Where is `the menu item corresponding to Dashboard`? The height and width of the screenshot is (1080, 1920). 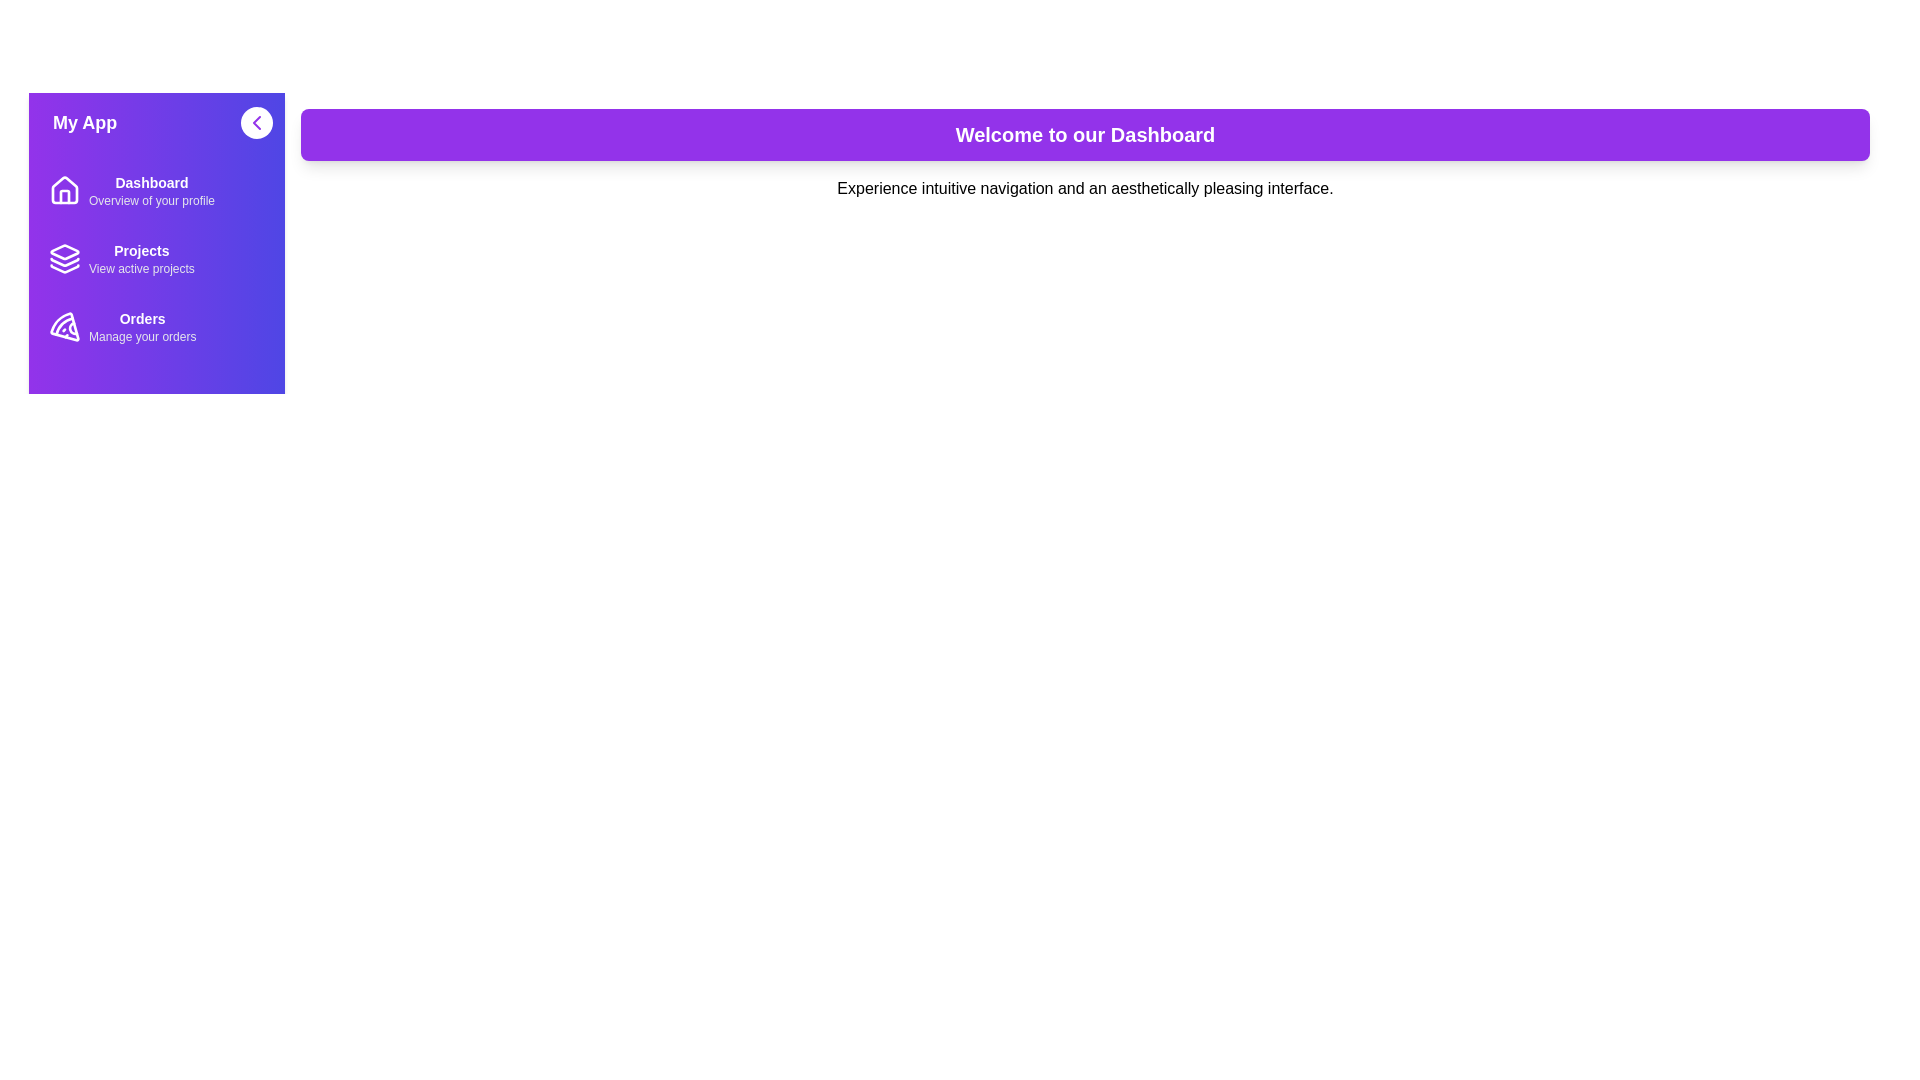
the menu item corresponding to Dashboard is located at coordinates (156, 191).